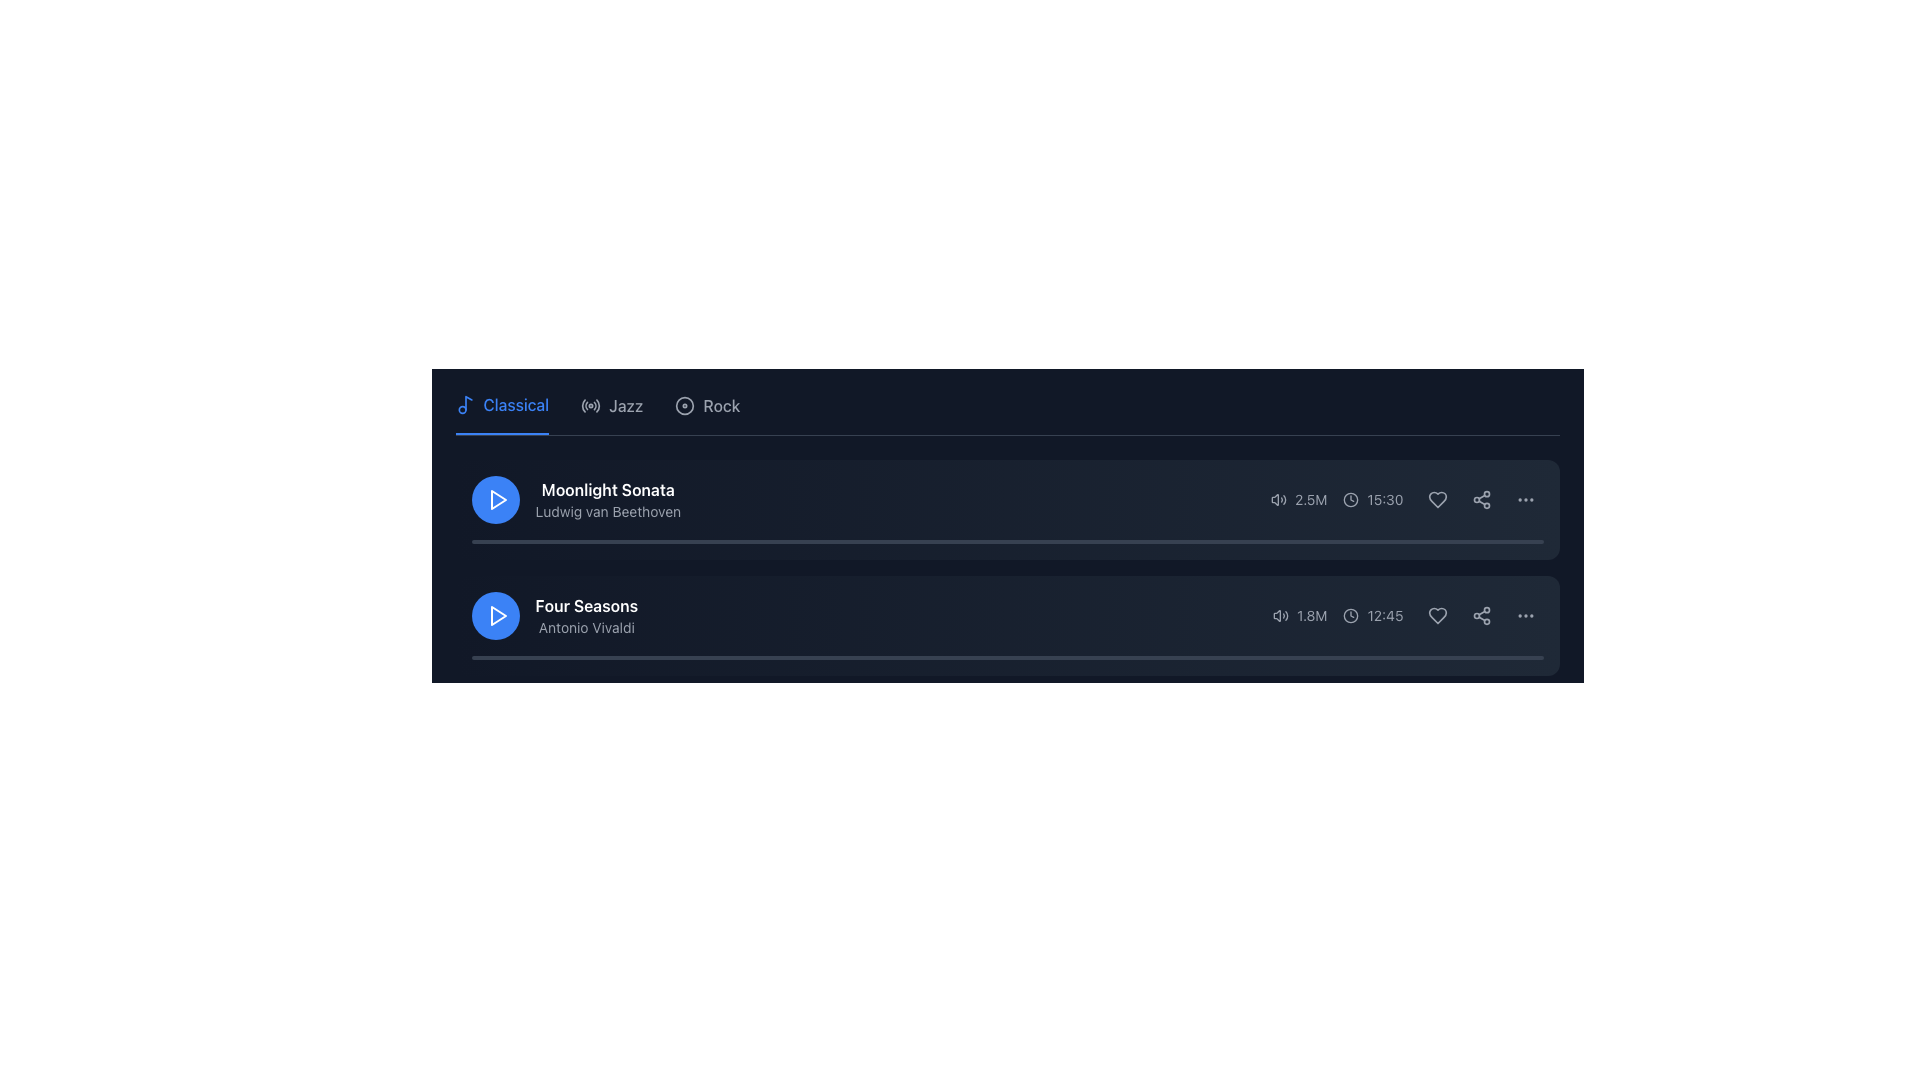 The width and height of the screenshot is (1920, 1080). I want to click on the heart-shaped favorite button located in the row for the song 'Moonlight Sonata', so click(1436, 499).